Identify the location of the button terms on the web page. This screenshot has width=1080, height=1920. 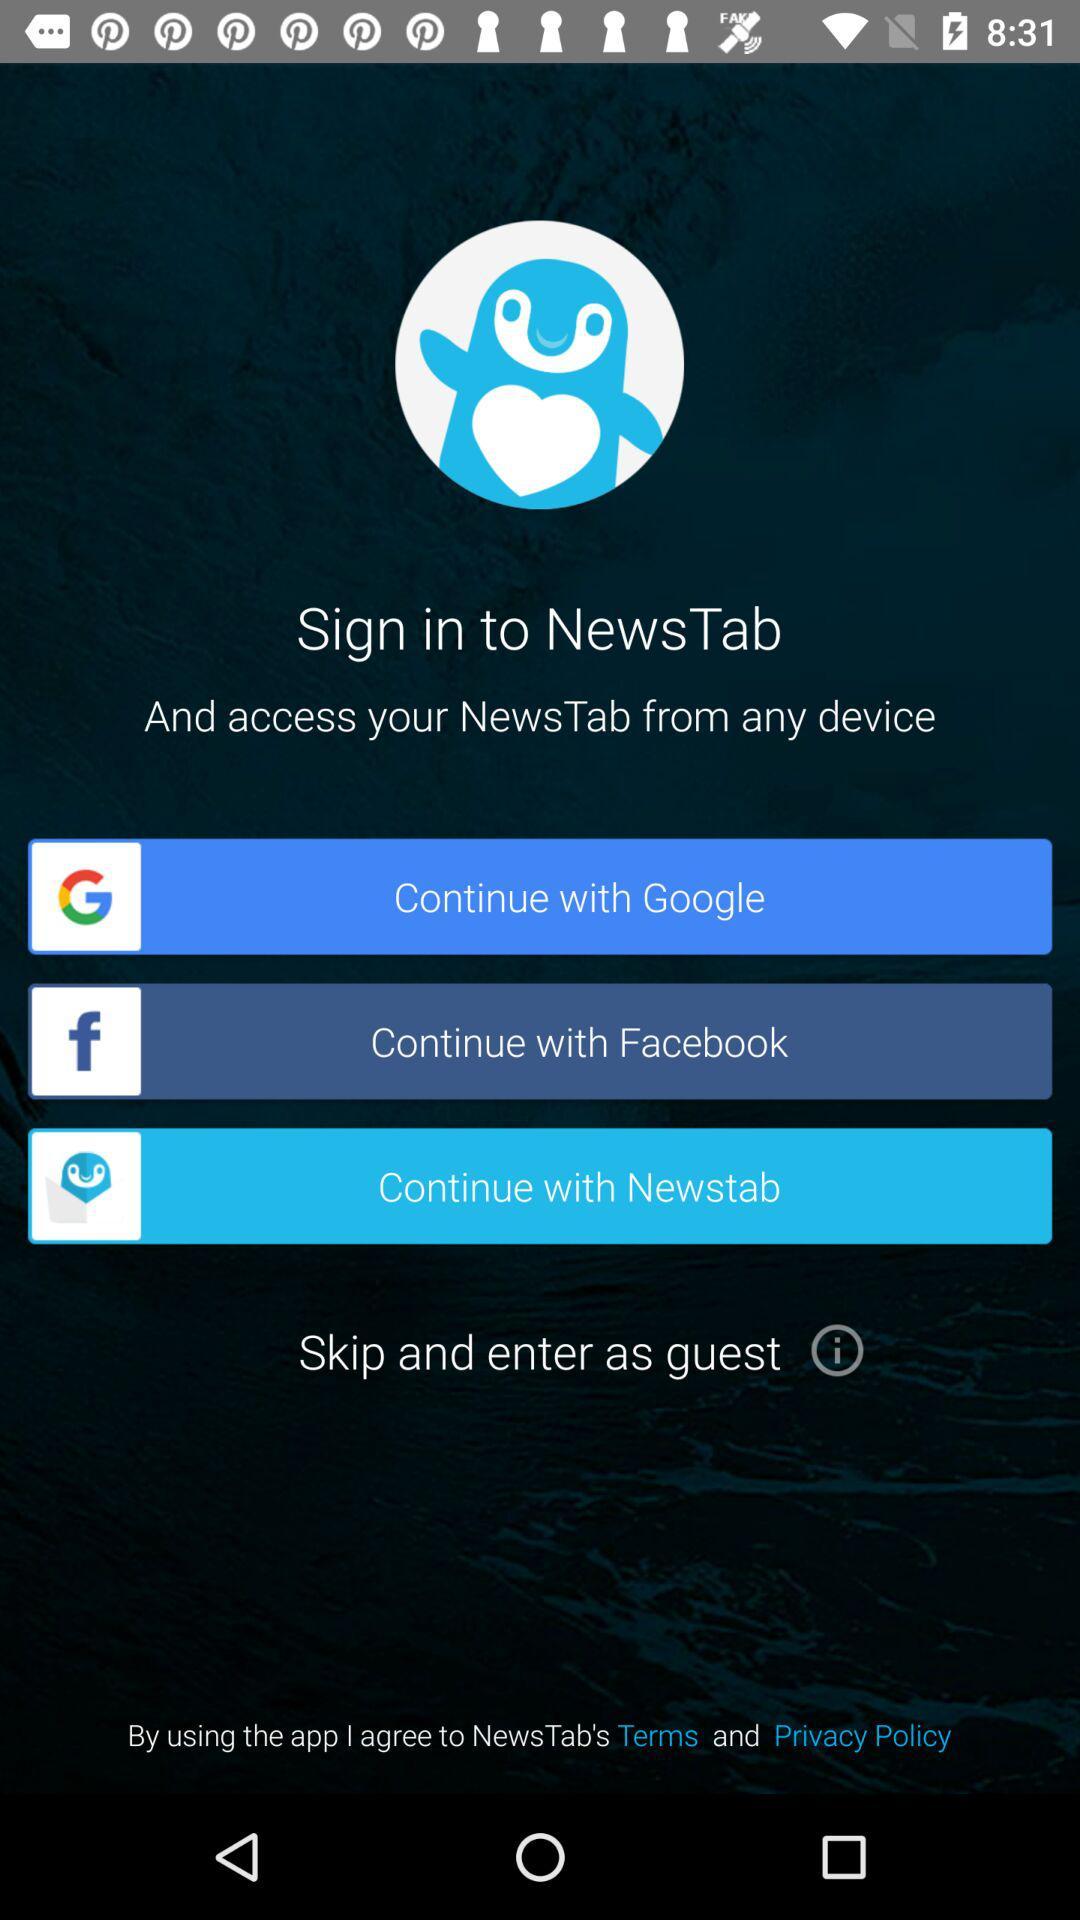
(664, 1733).